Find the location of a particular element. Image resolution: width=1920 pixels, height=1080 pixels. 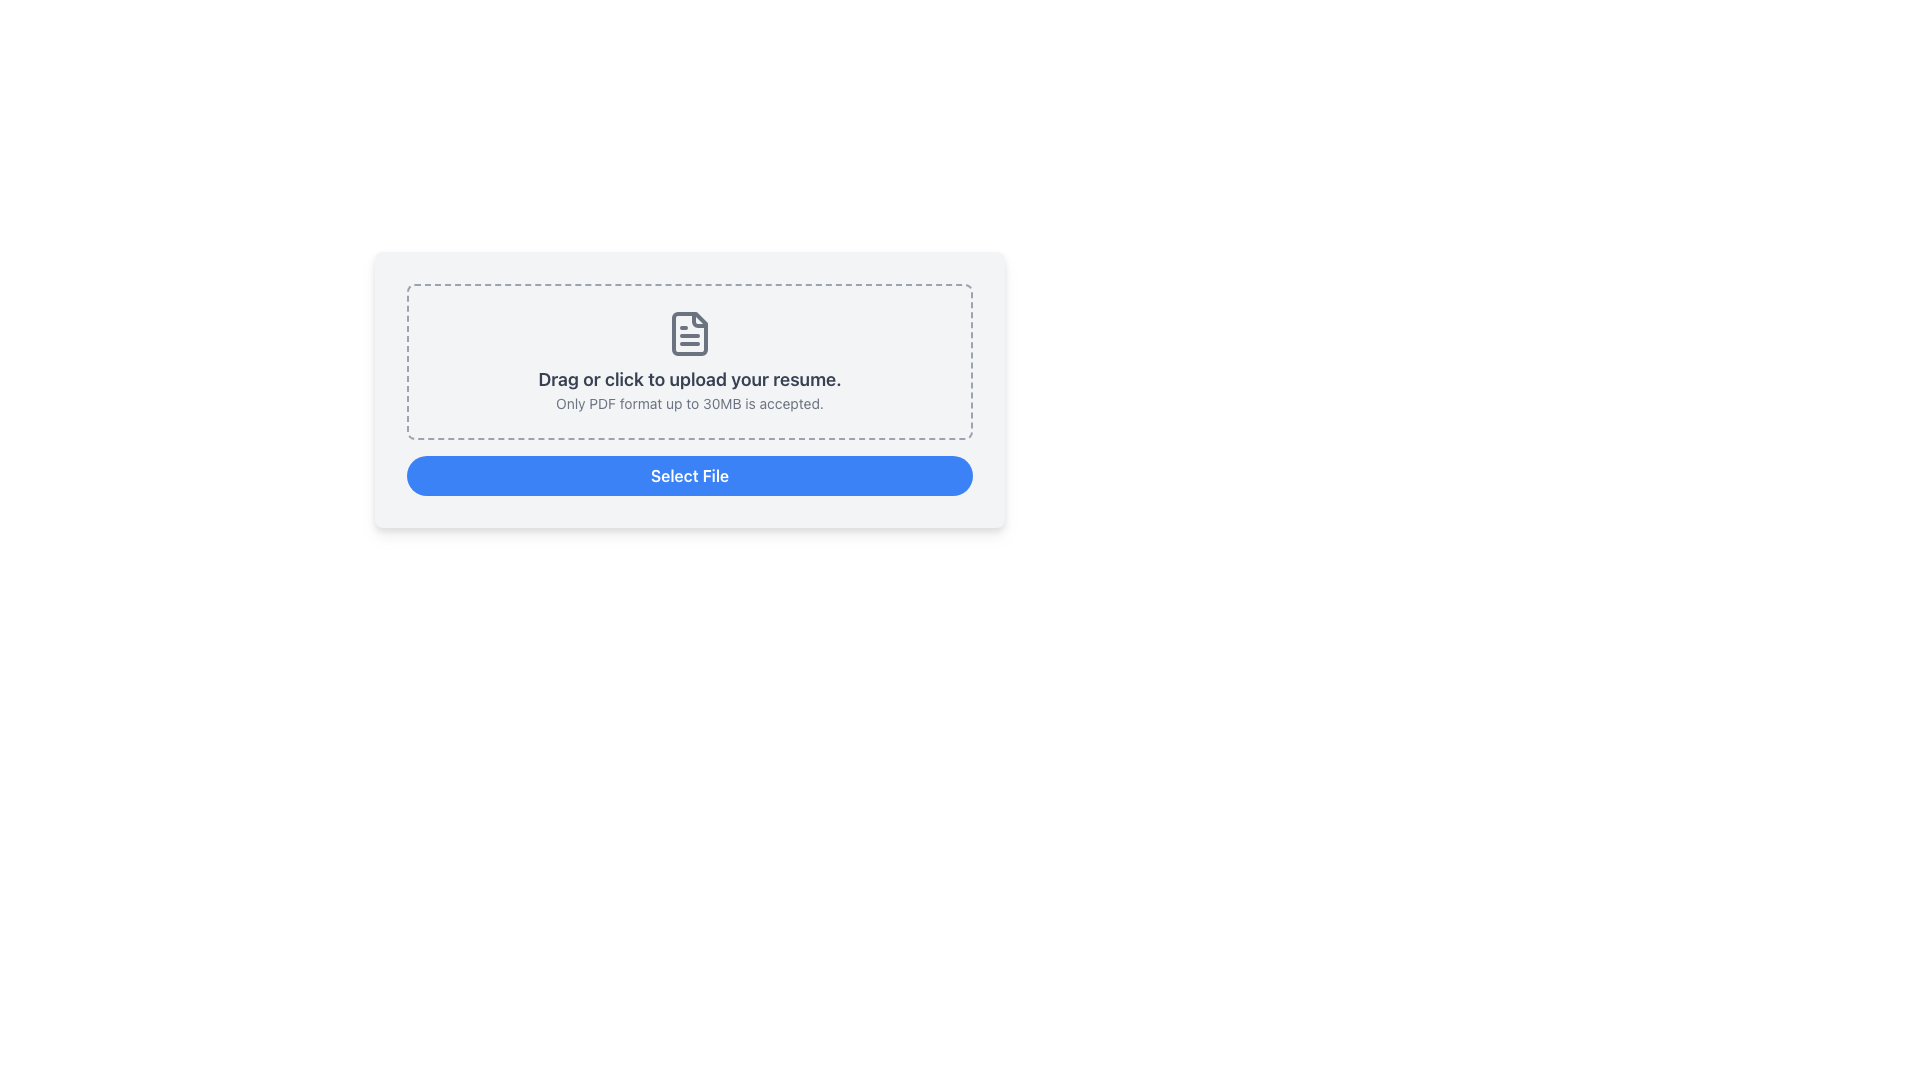

the second text label that provides instructions for the file upload feature, located centrally below the graphical file icon and above a smaller caption text within a dashed-border box is located at coordinates (690, 380).